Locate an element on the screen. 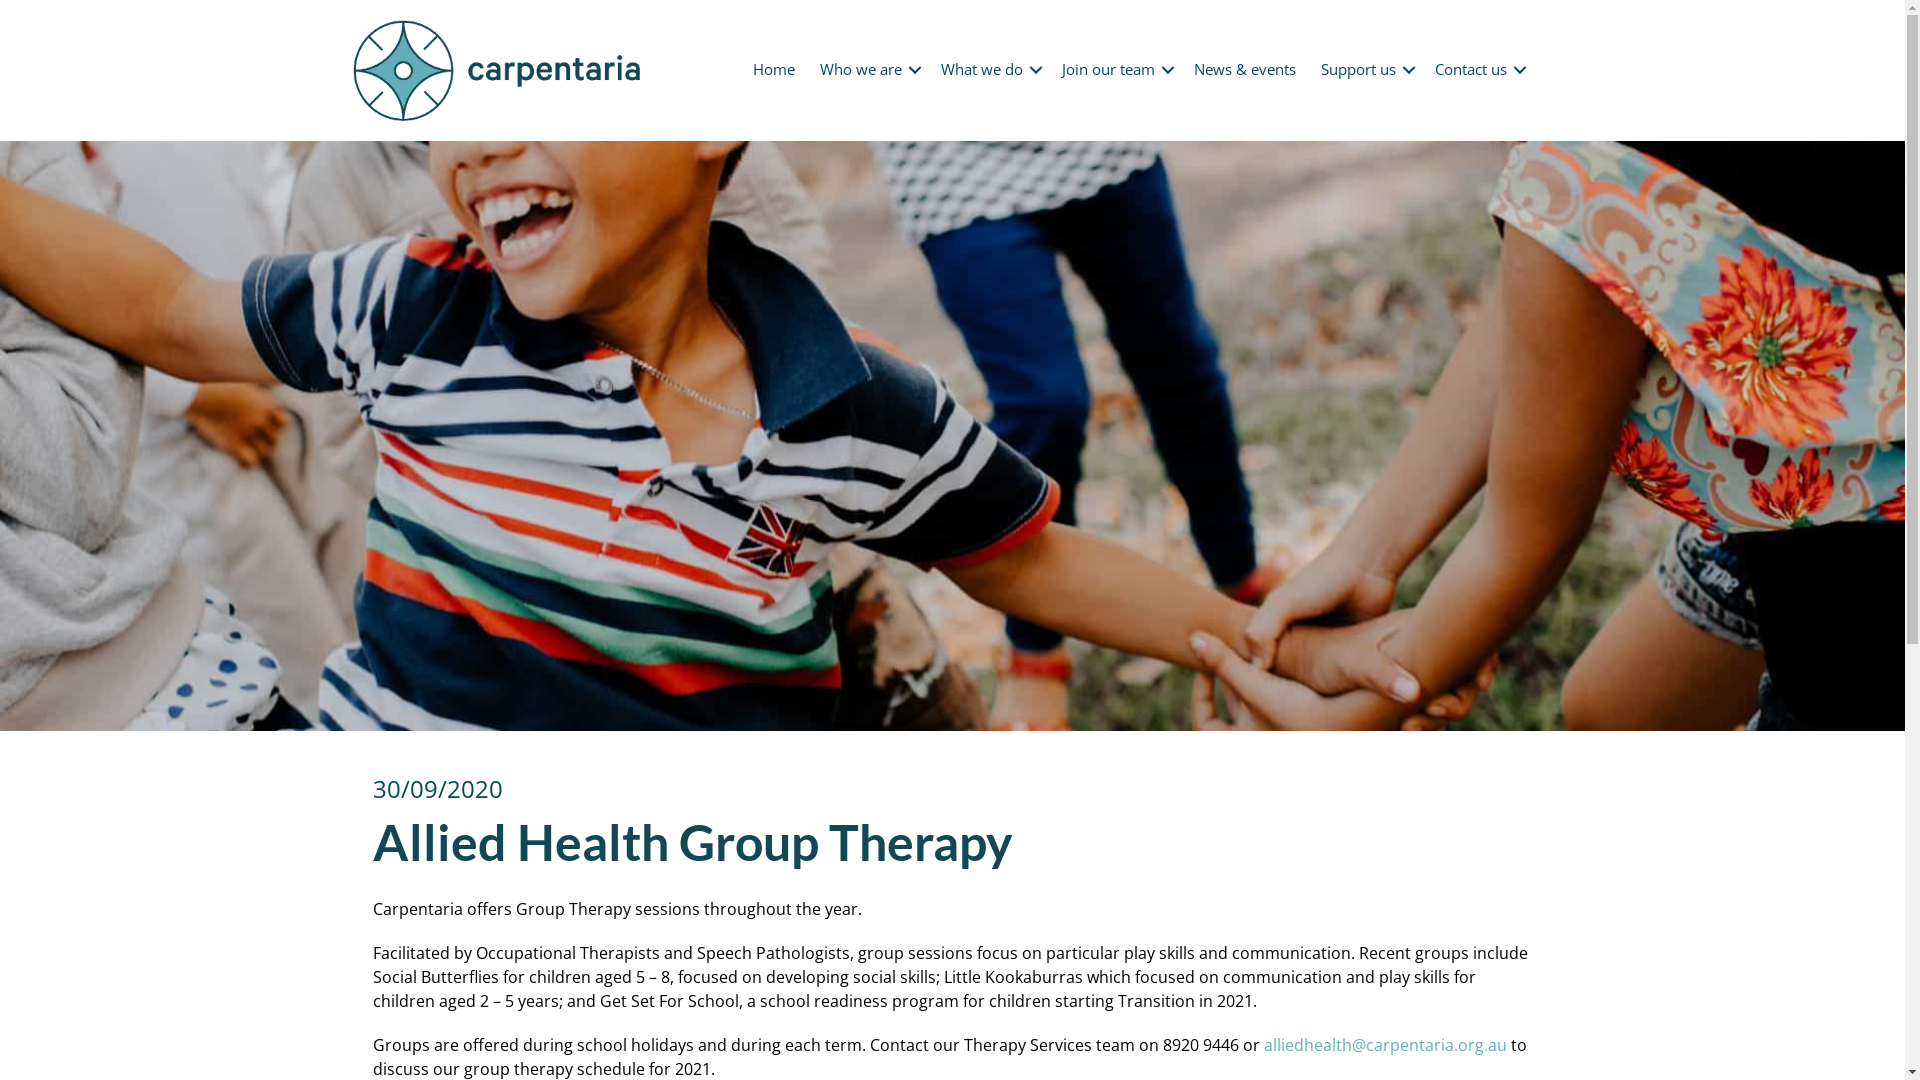  'What we do' is located at coordinates (988, 68).